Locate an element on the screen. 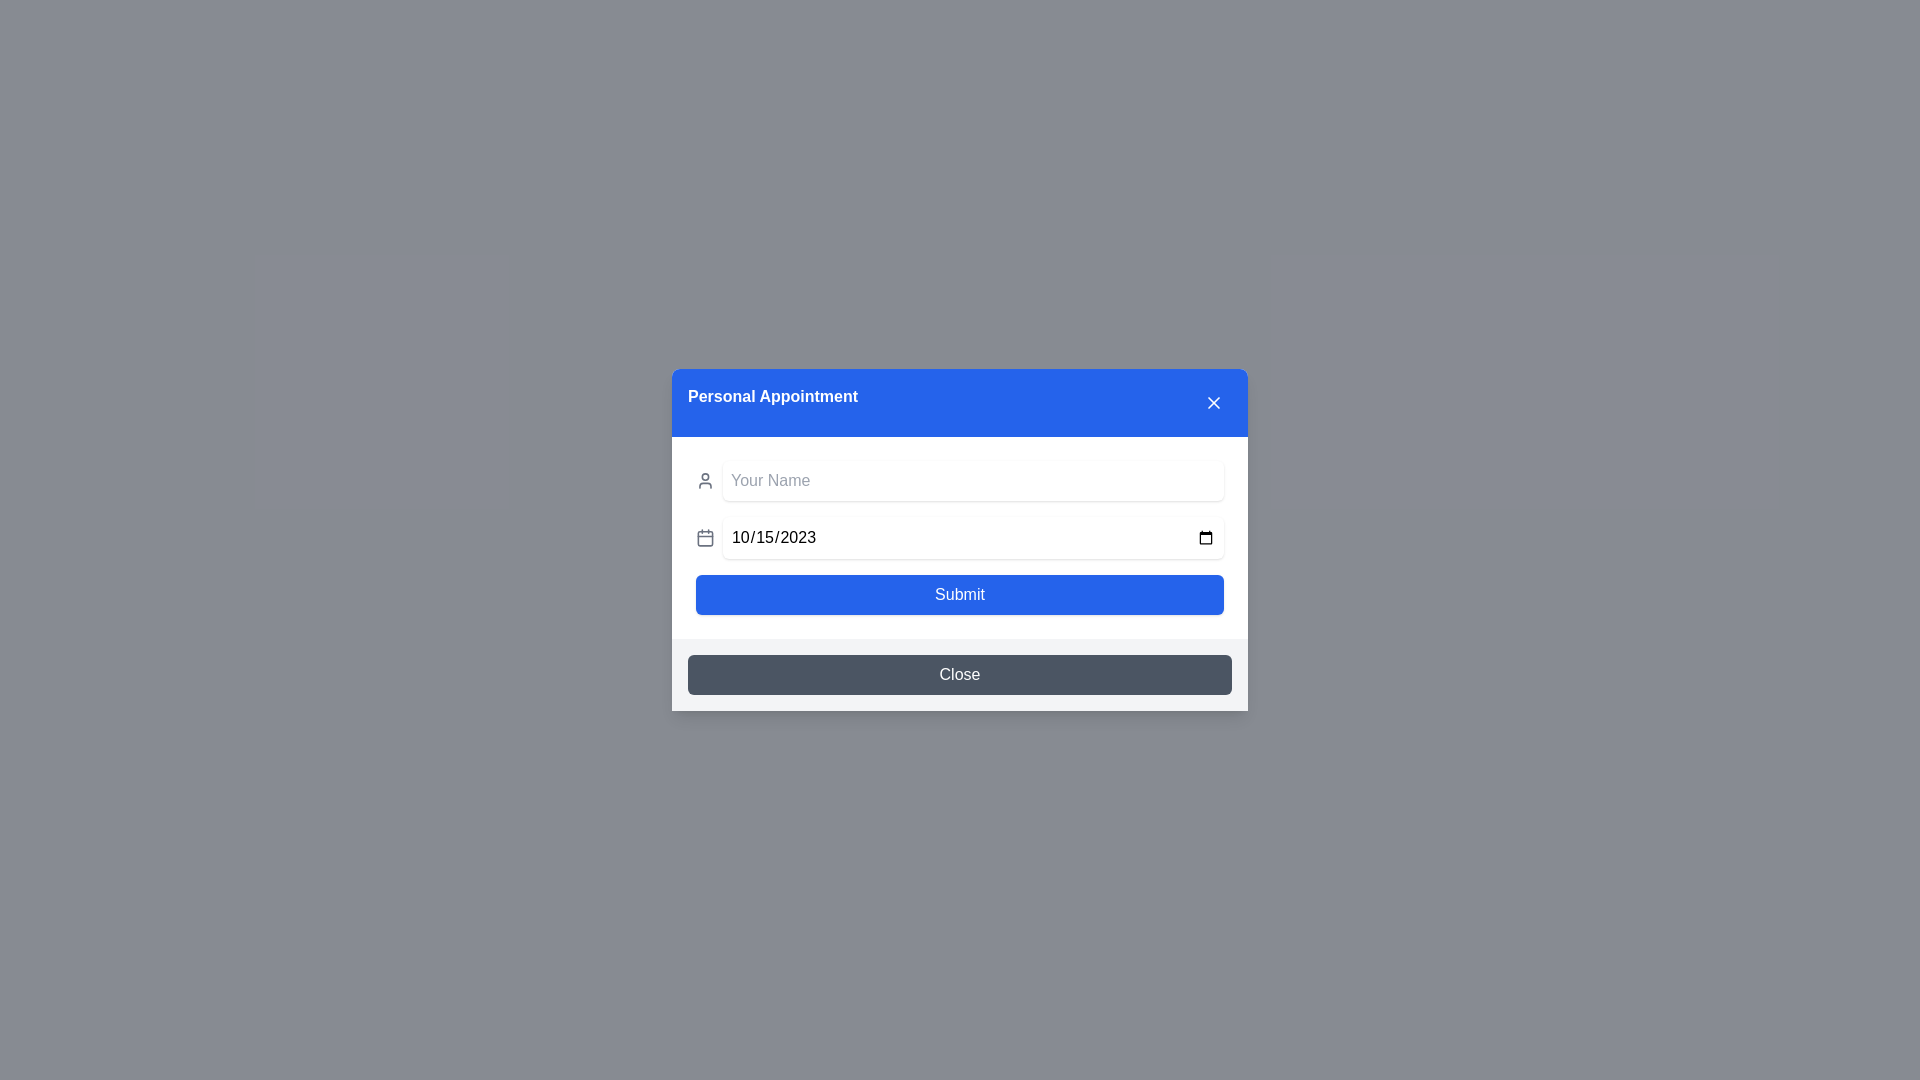 Image resolution: width=1920 pixels, height=1080 pixels. the close button for the 'Personal Appointment' modal is located at coordinates (1213, 402).